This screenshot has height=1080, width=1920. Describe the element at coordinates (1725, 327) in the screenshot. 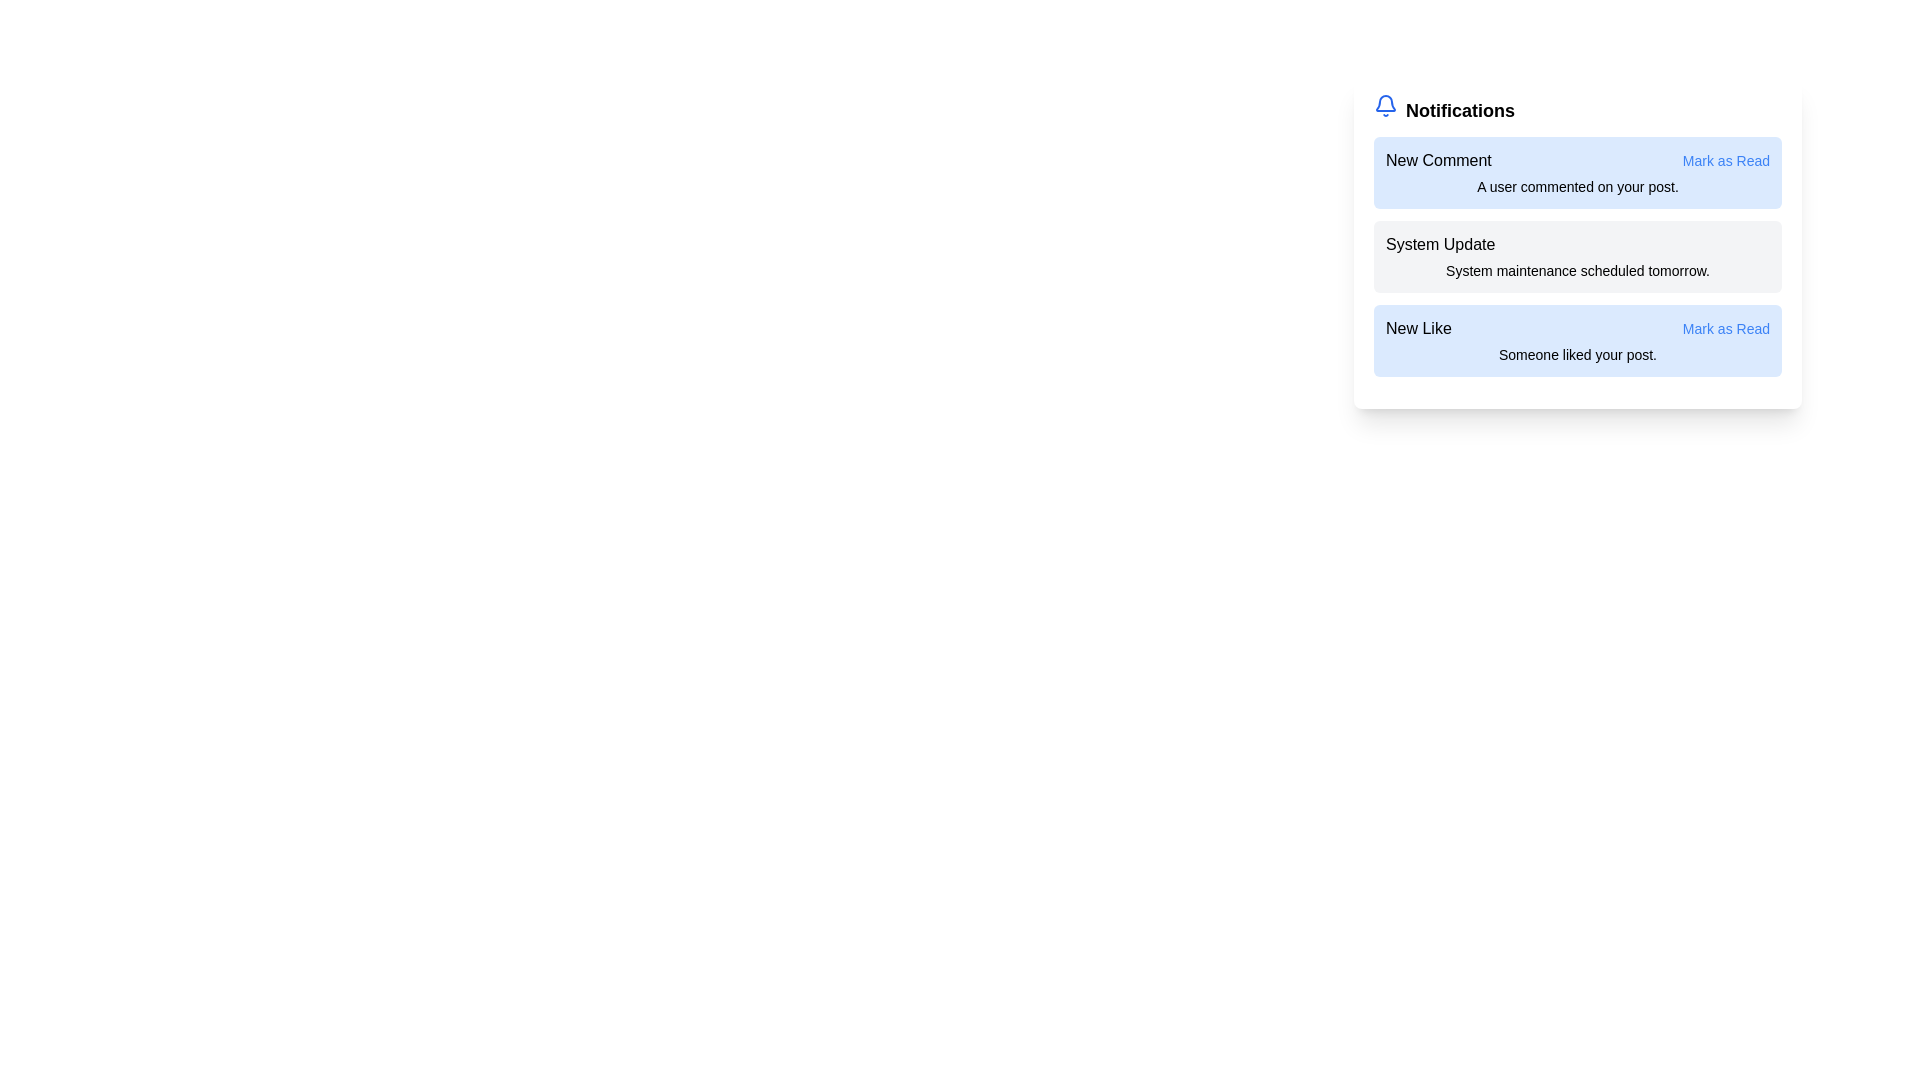

I see `the 'Mark as Read' button for the notification titled New Like` at that location.